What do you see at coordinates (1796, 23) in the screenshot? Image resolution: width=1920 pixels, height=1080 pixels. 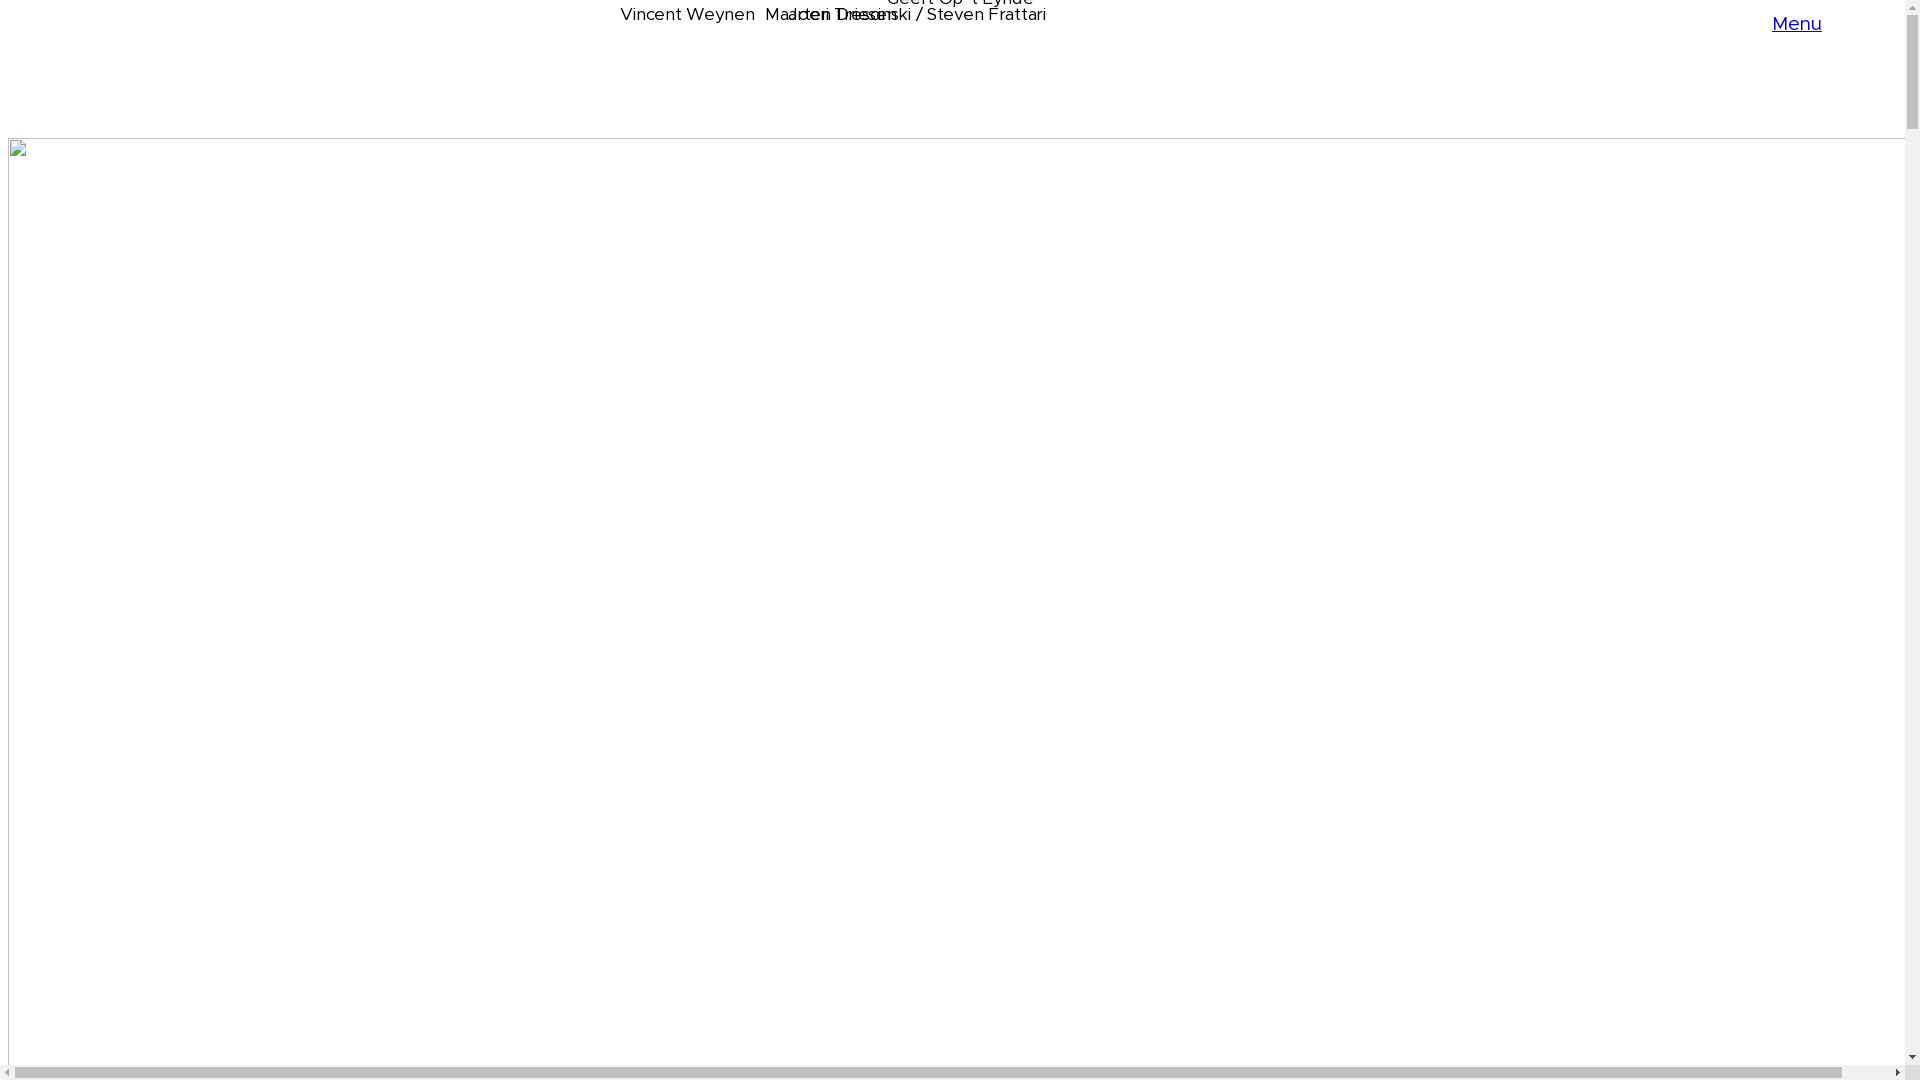 I see `'Menu'` at bounding box center [1796, 23].